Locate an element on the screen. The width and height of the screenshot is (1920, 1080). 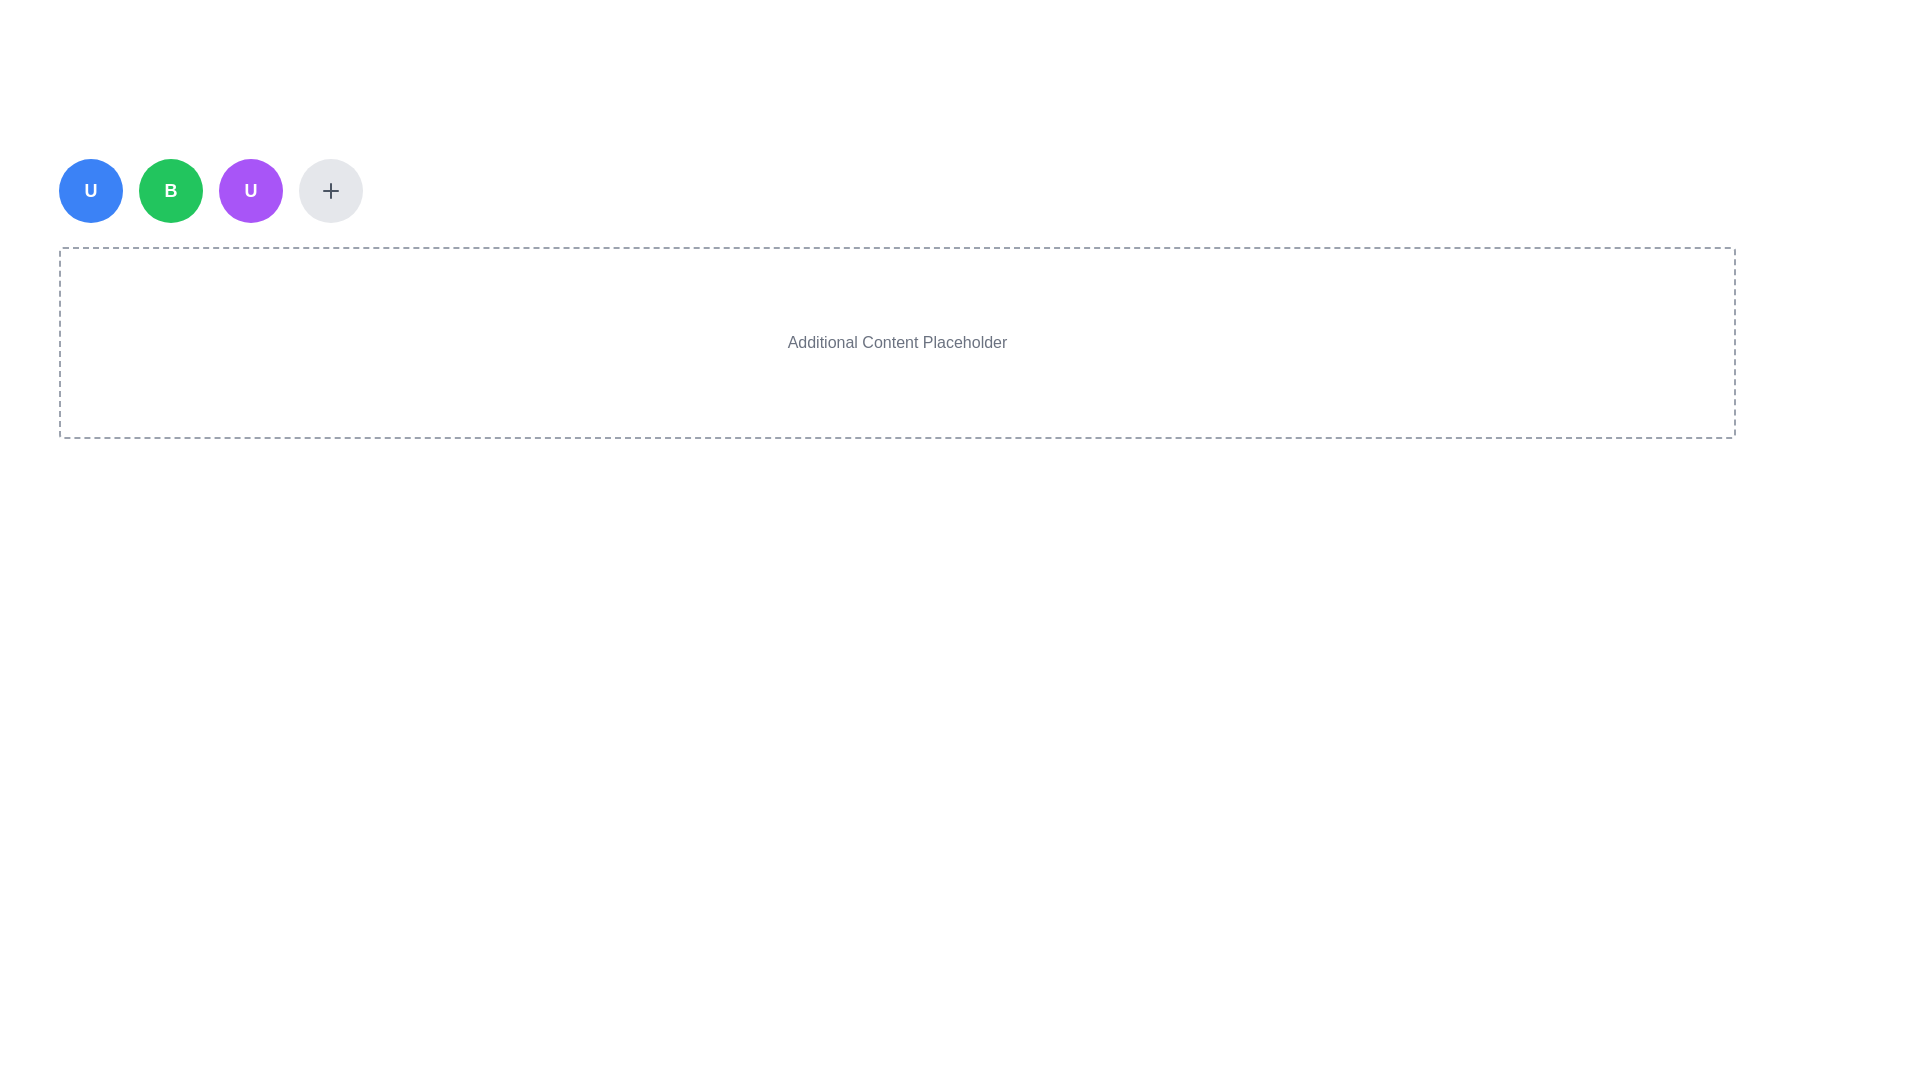
the Circle icon that represents 'Uchiha Sasuke', the first icon in a series of interactive icons located near the top left of the user interface is located at coordinates (90, 191).